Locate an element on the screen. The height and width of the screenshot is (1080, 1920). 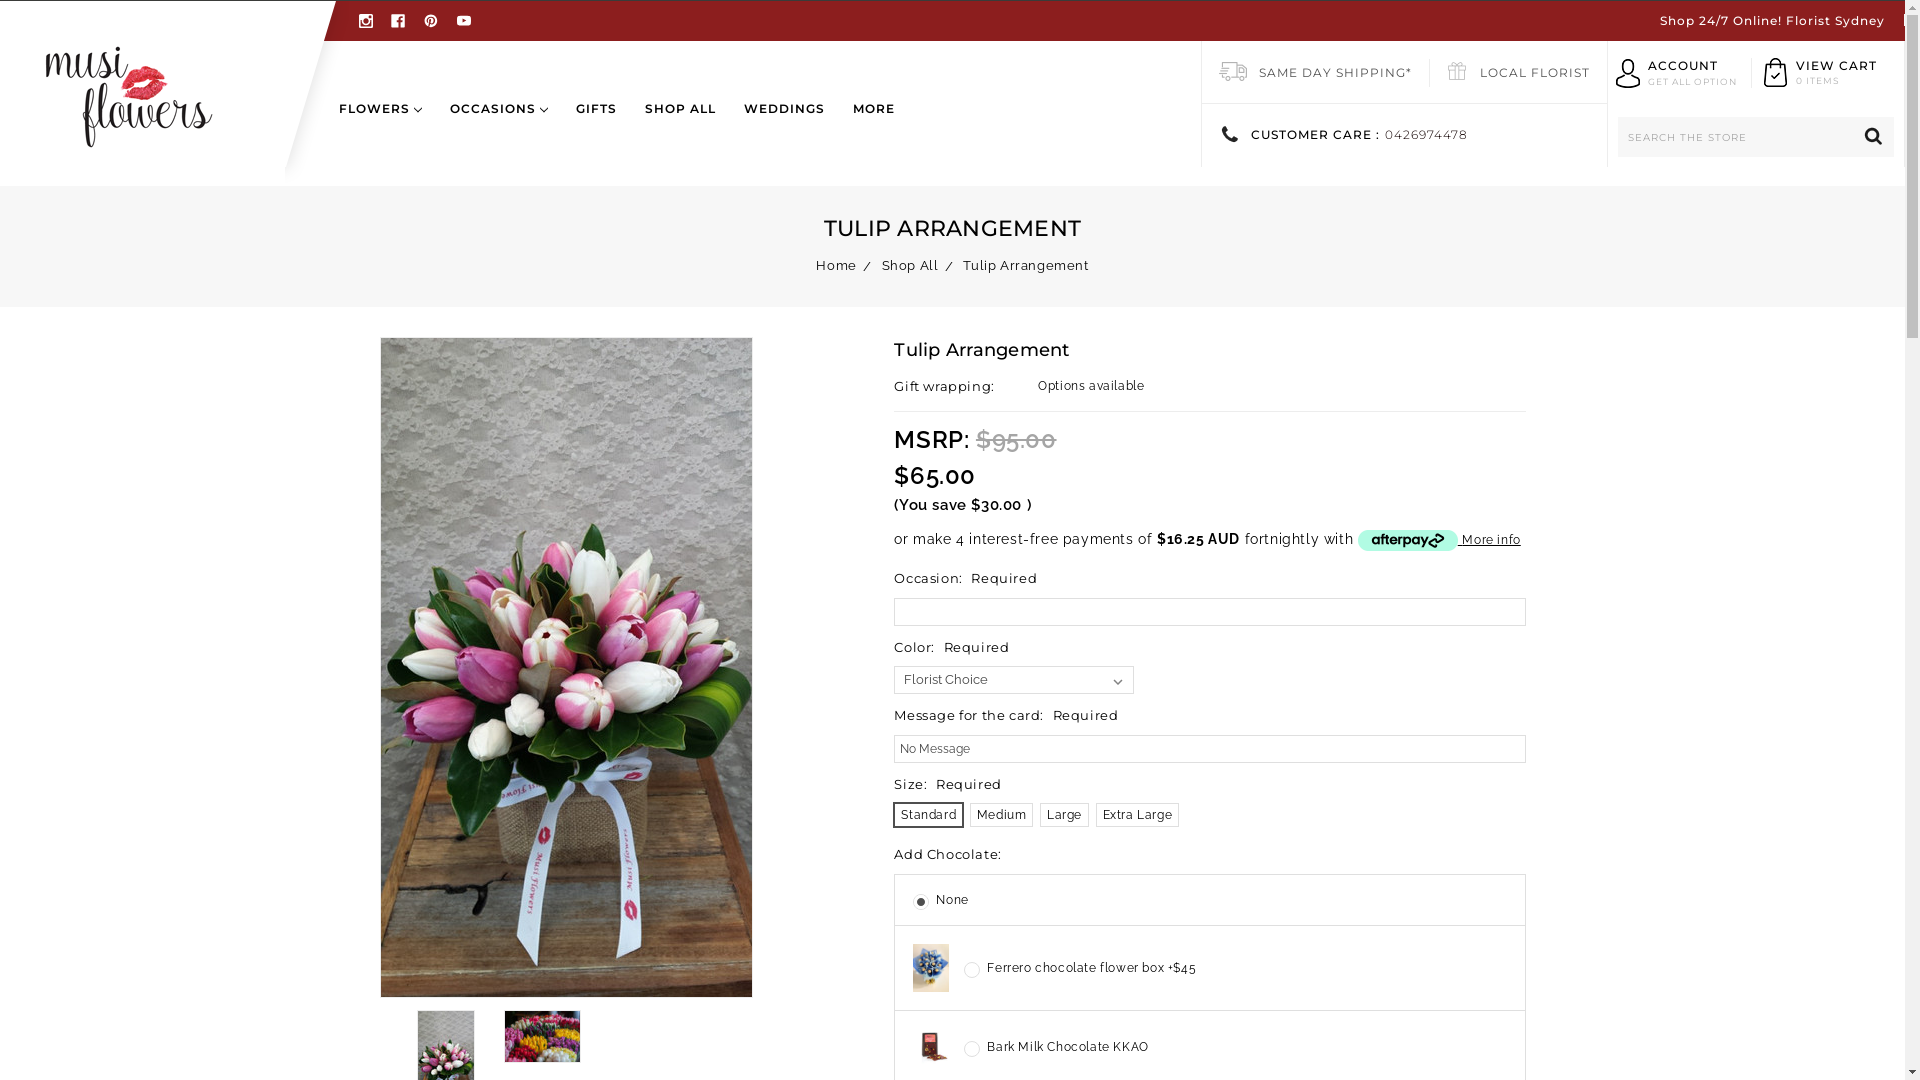
'SHOP ALL' is located at coordinates (629, 123).